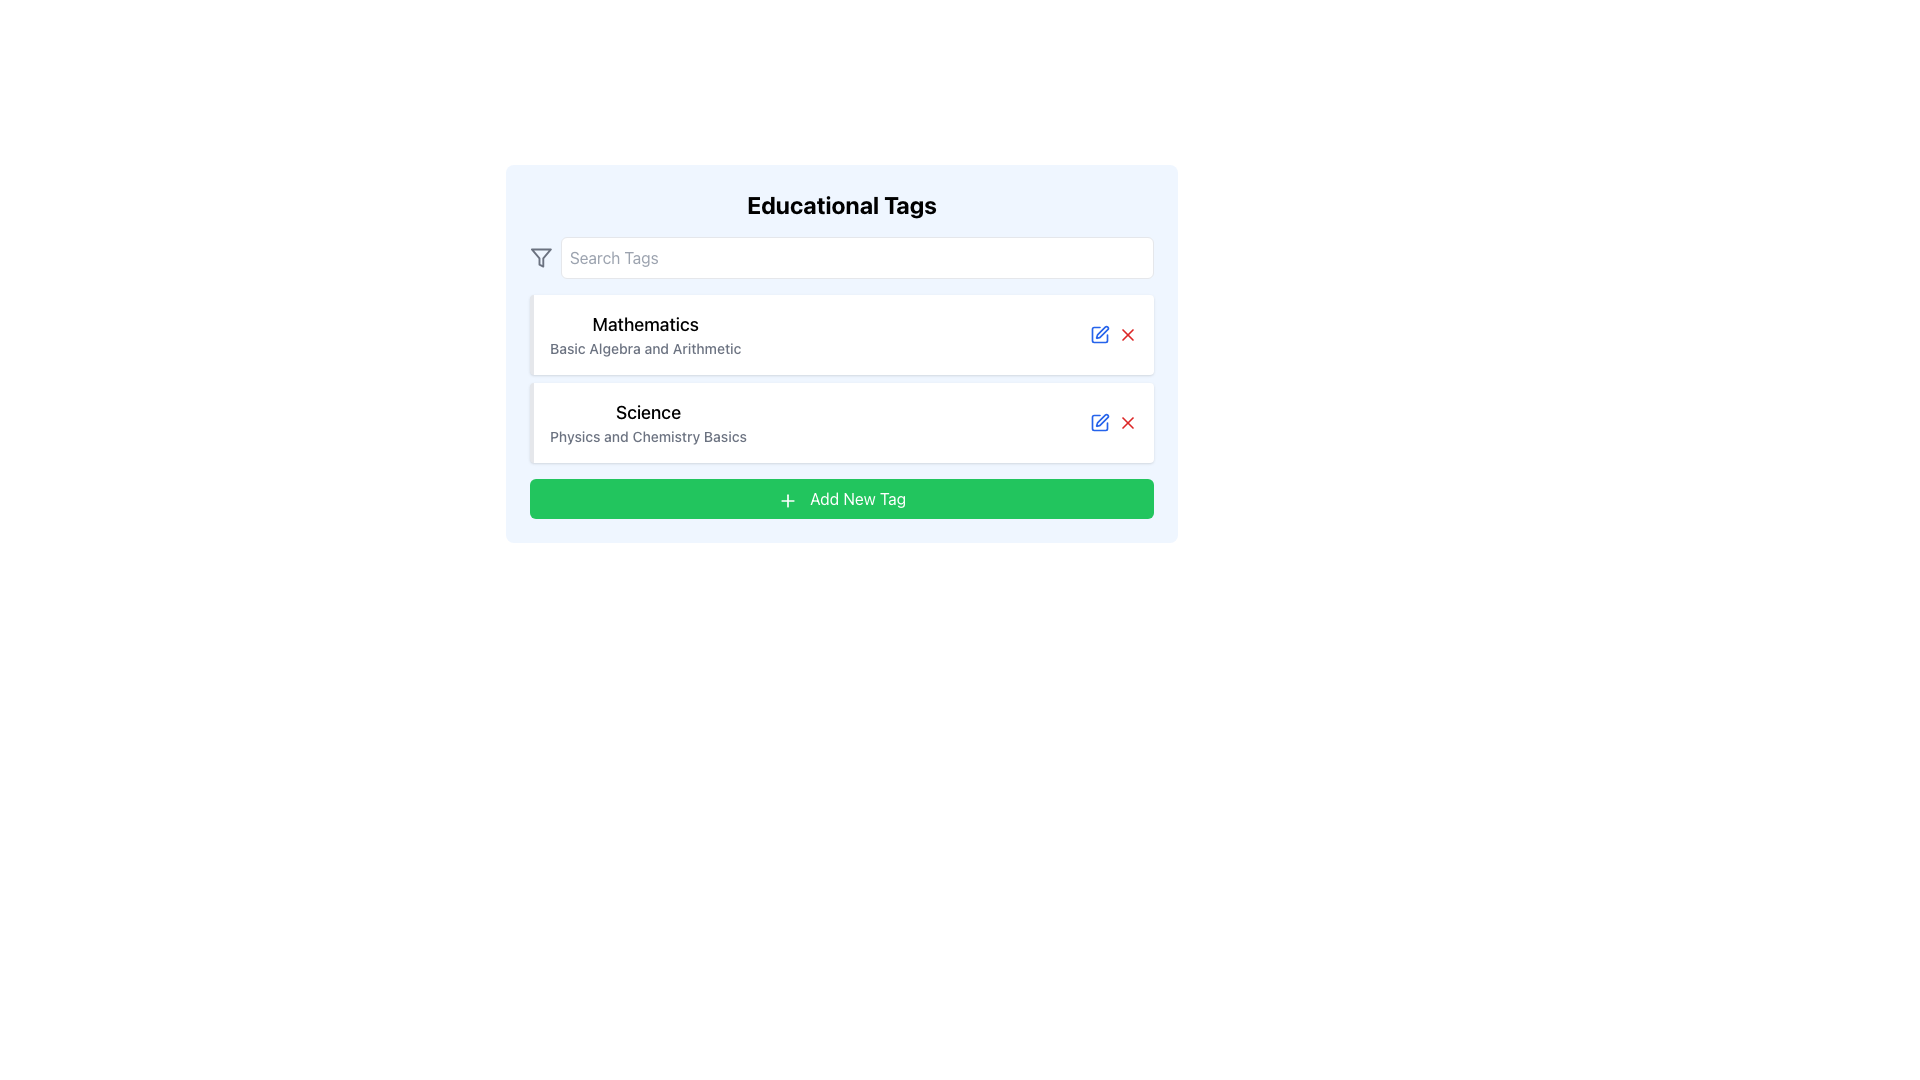 The height and width of the screenshot is (1080, 1920). What do you see at coordinates (1101, 419) in the screenshot?
I see `the Edit action icon, which is a pen overlapping a square, located adjacent to the delete button on the right side of the 'Science' tag row` at bounding box center [1101, 419].